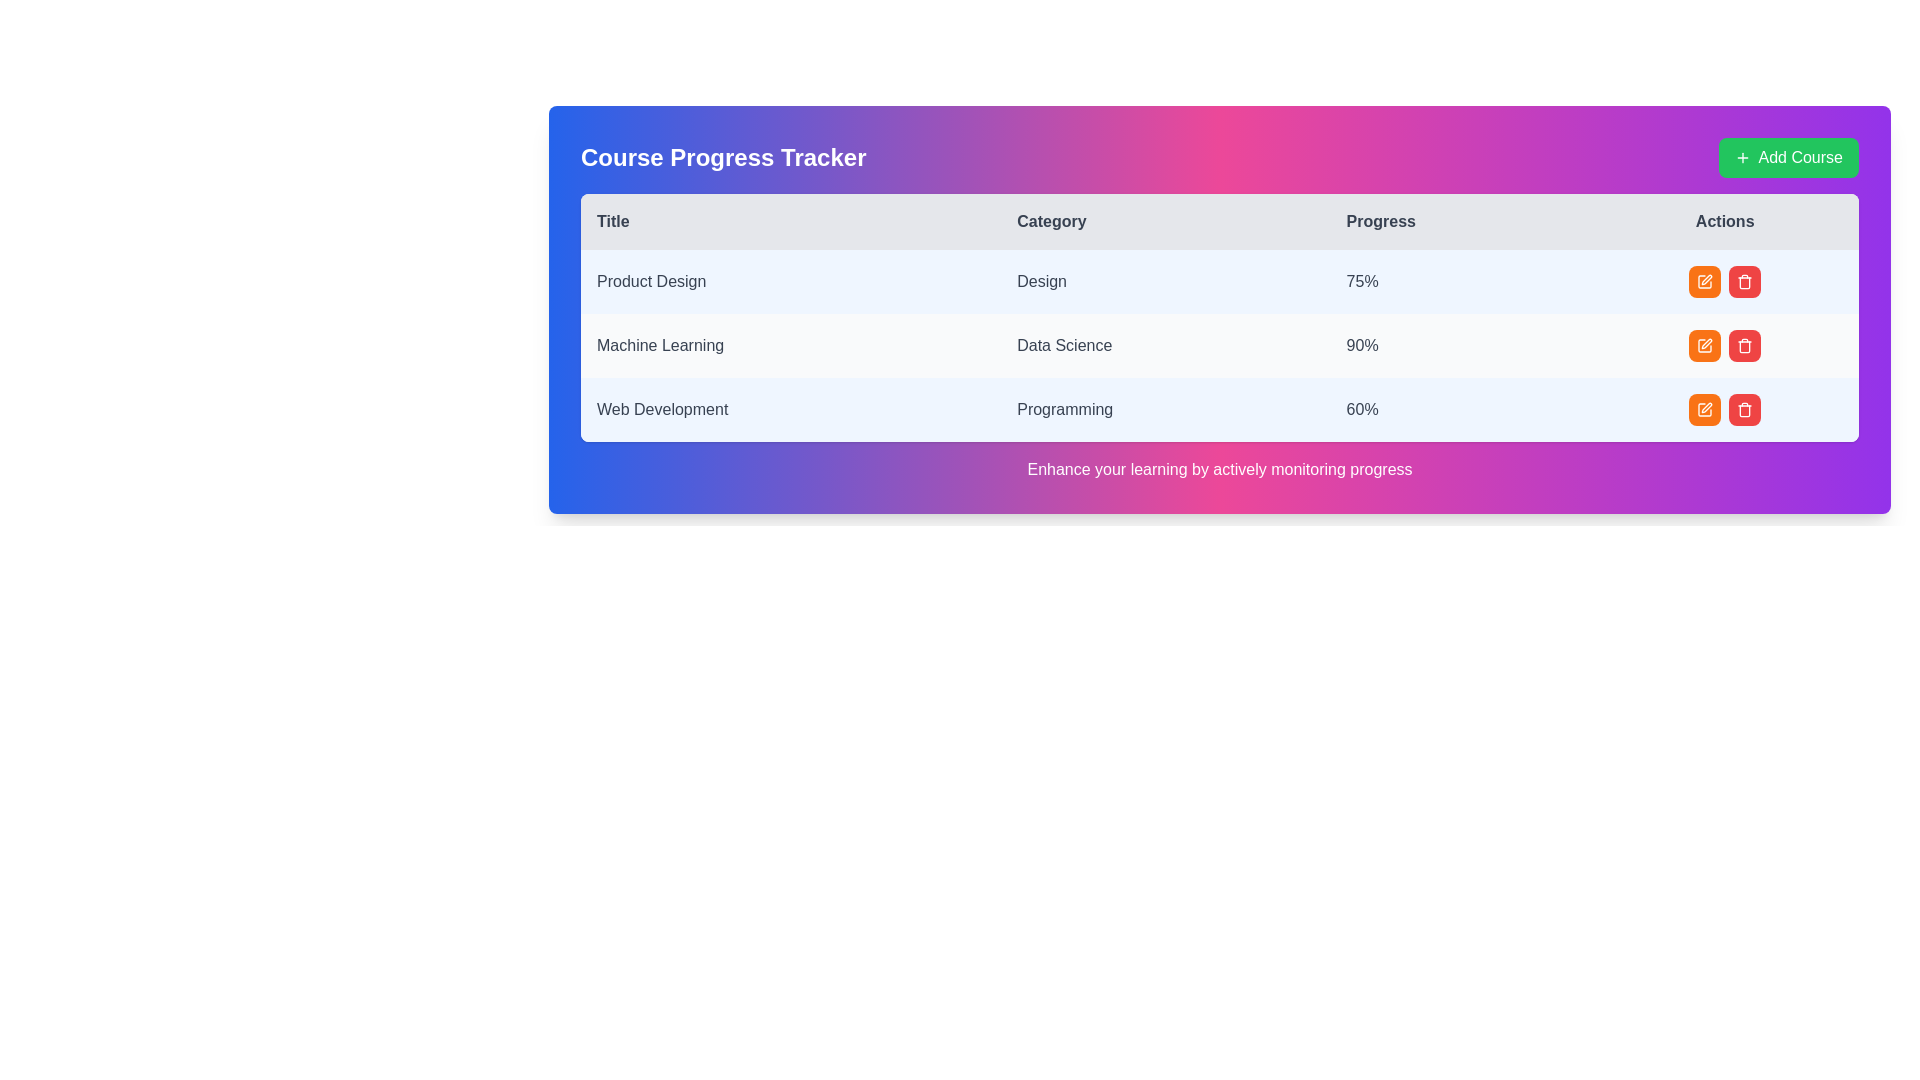 This screenshot has height=1080, width=1920. I want to click on the trash bin icon located within the red button in the last row of the table under the 'Actions' column for the 'Web Development' course, so click(1744, 345).